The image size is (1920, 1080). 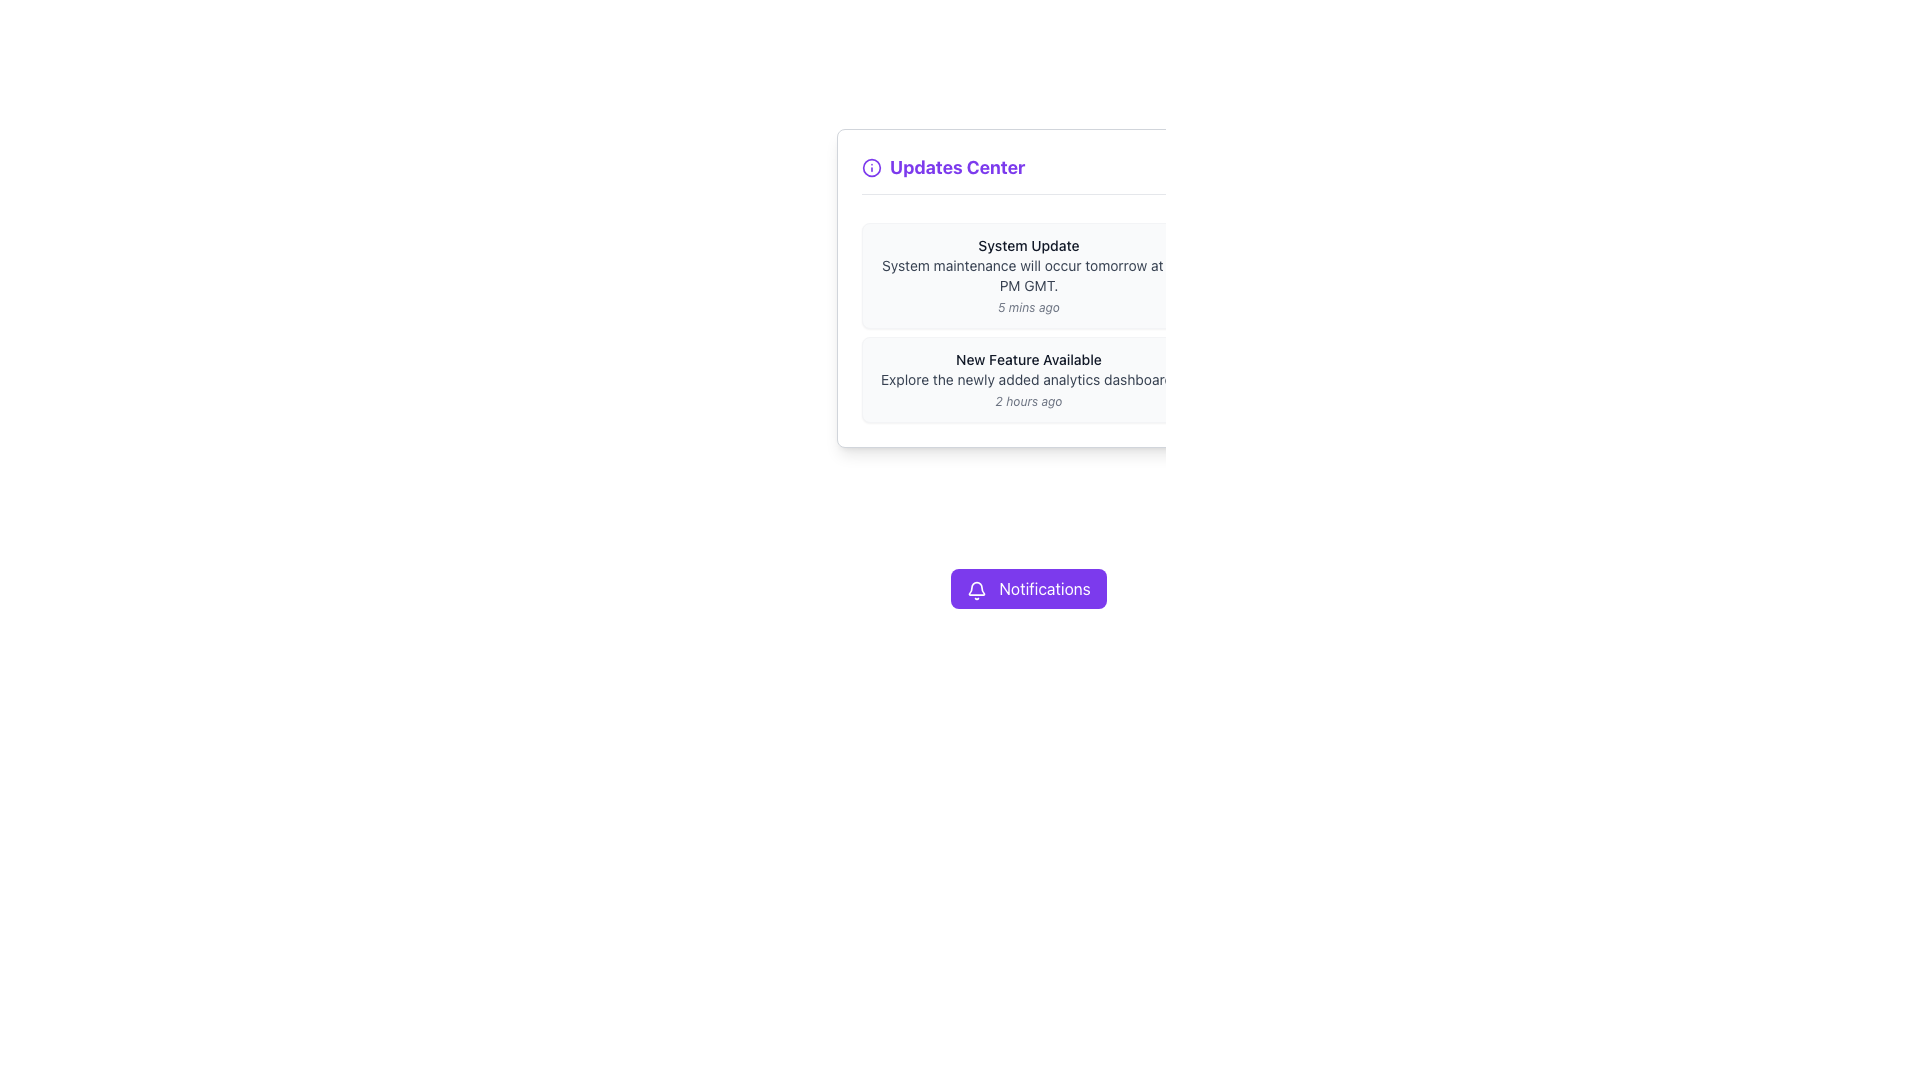 I want to click on the text label that reads 'New Feature Available', which is styled in bold dark gray and located in the 'Updates Center' section, above the description of the analytics dashboard, so click(x=1028, y=358).